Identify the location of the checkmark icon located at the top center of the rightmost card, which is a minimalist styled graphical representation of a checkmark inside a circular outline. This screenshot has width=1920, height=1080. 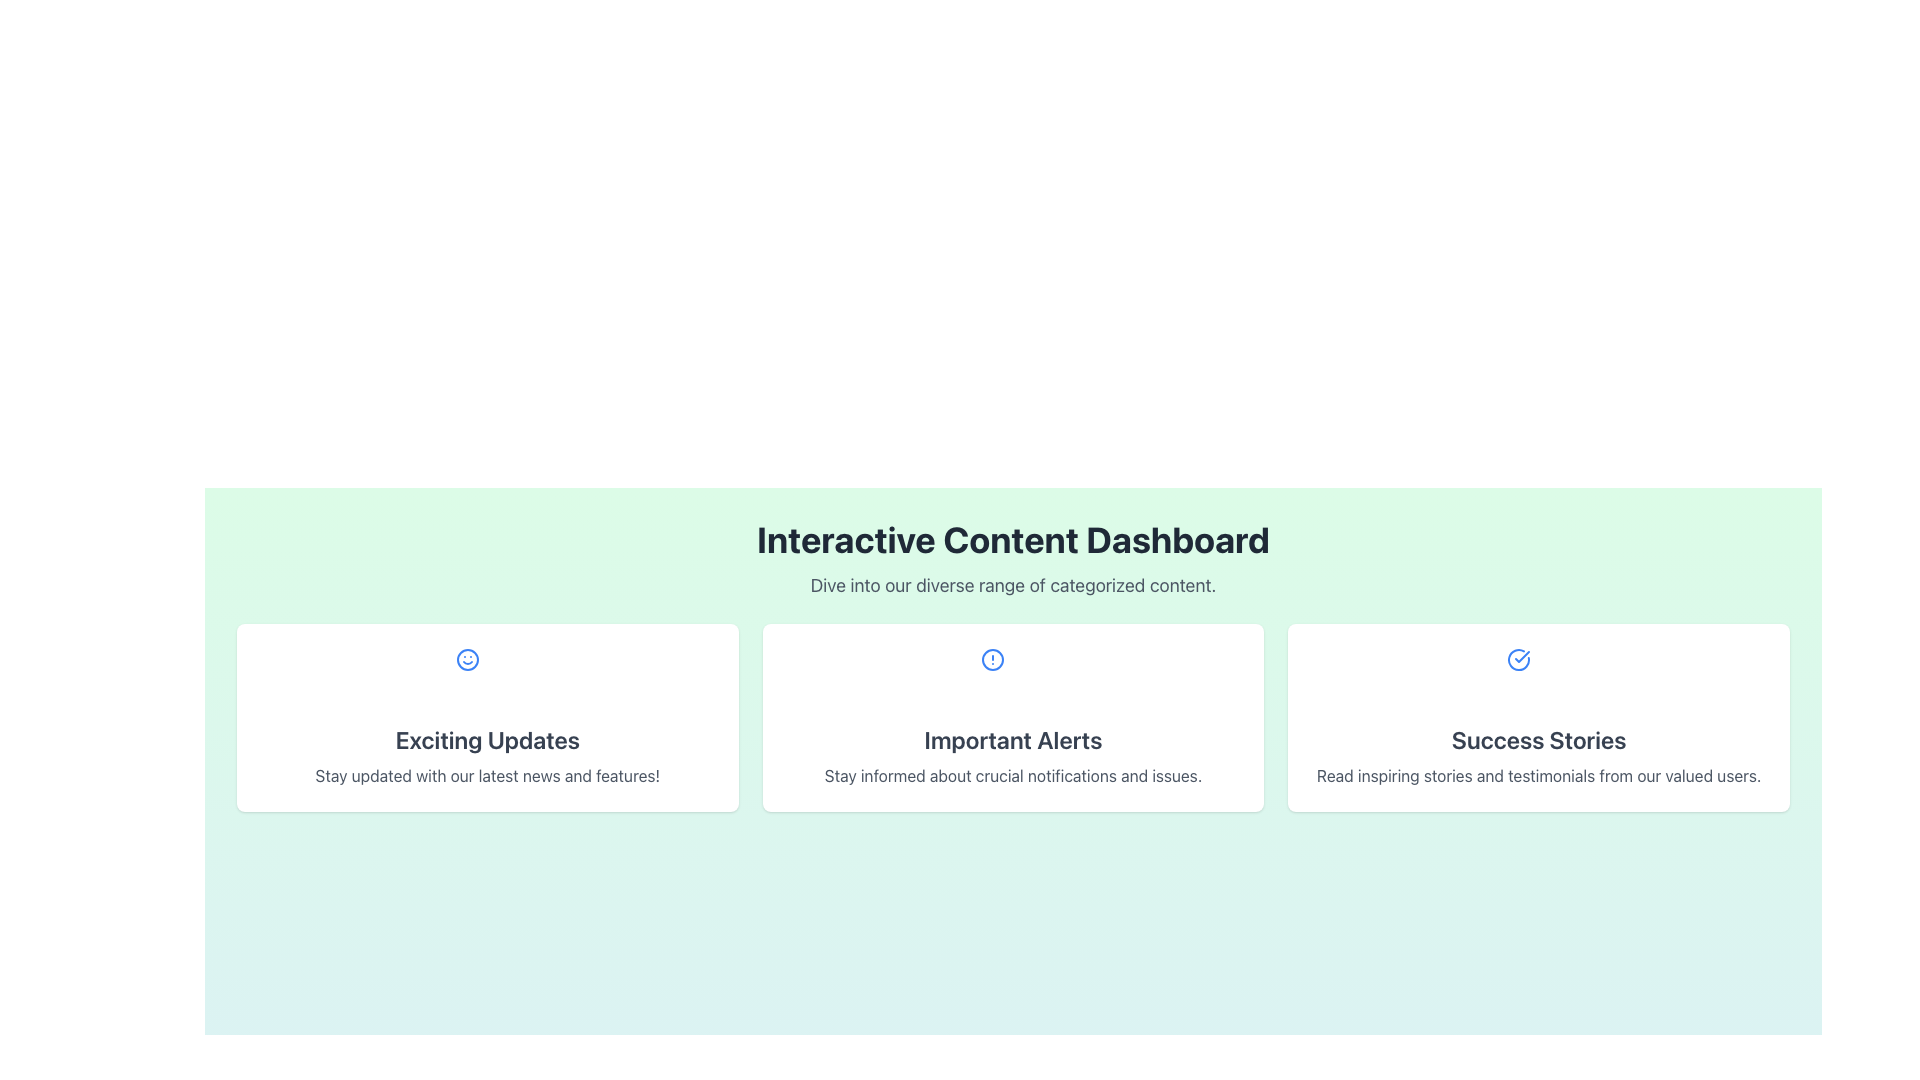
(1521, 656).